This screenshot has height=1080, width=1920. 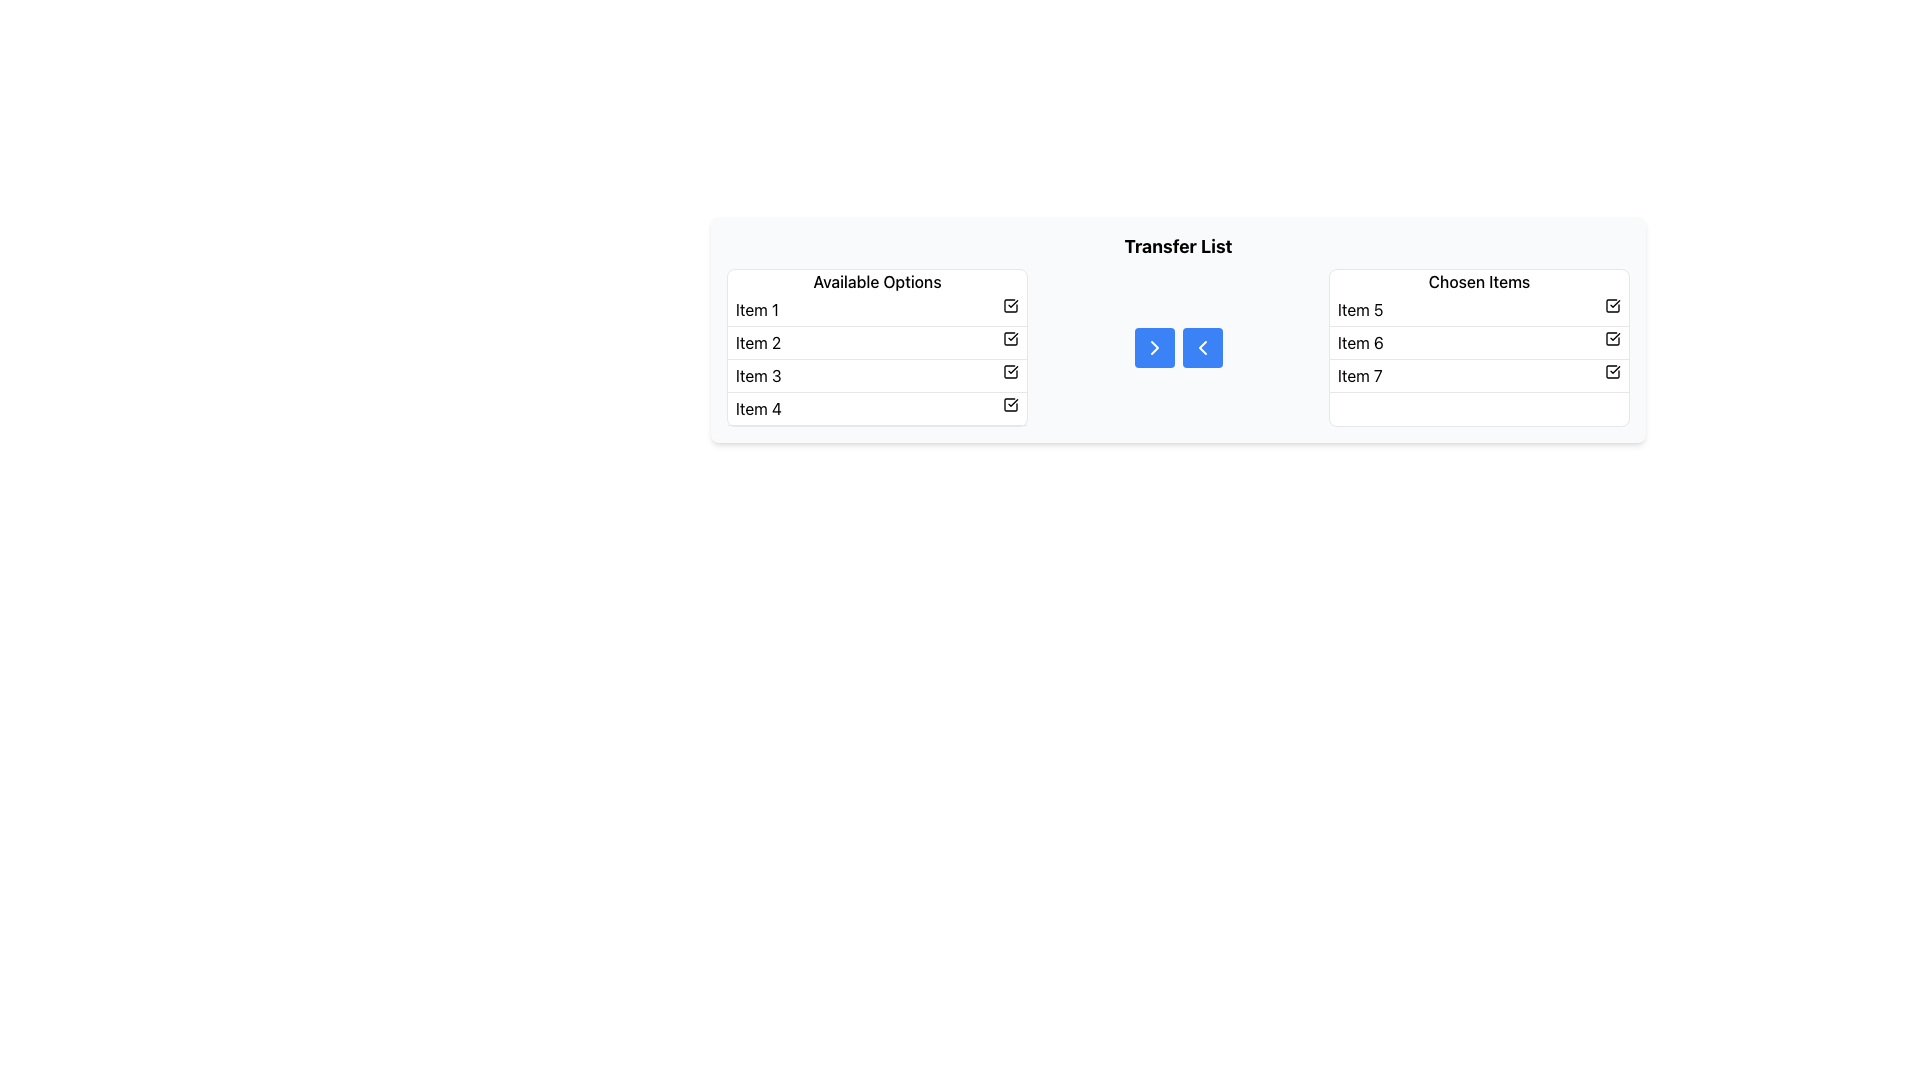 What do you see at coordinates (1154, 346) in the screenshot?
I see `the rightward chevron icon to transfer selected items from 'Available Options' to 'Chosen Items'` at bounding box center [1154, 346].